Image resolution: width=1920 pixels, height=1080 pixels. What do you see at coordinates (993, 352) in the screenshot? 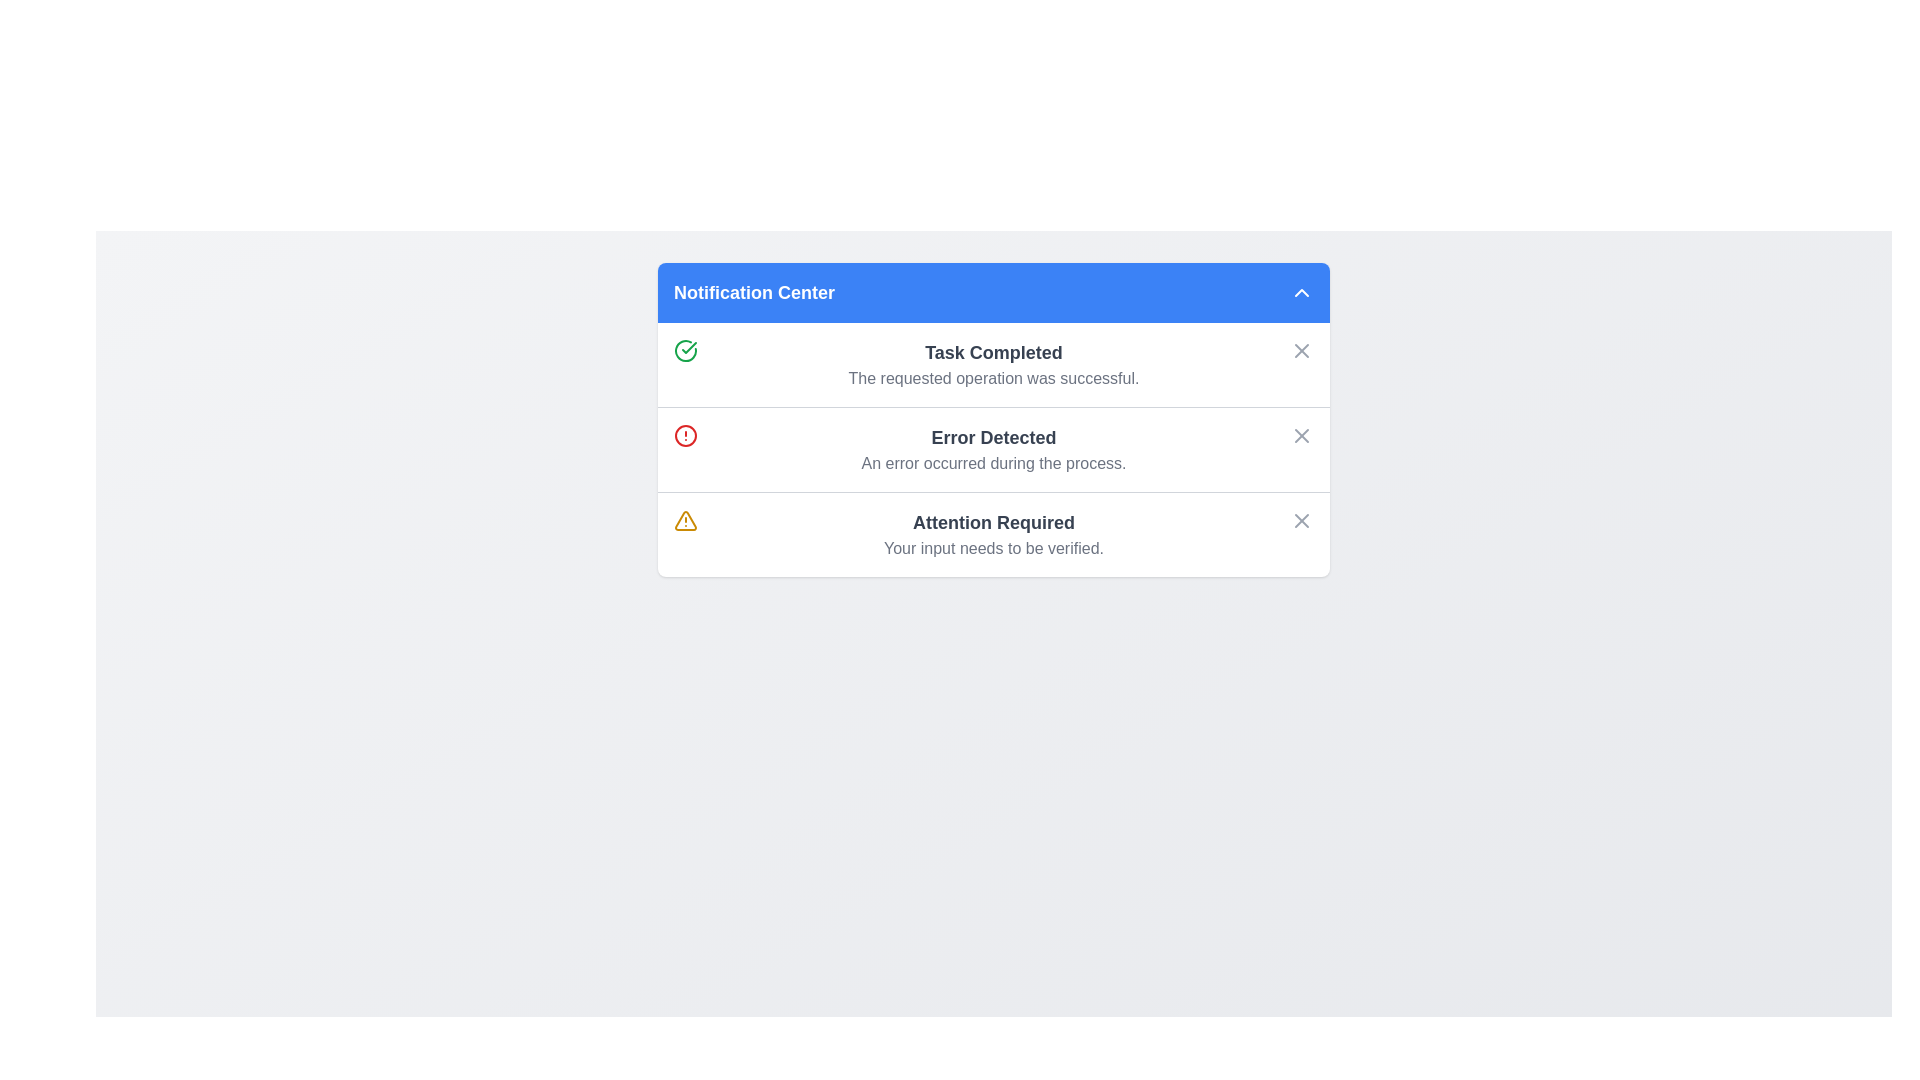
I see `text displayed in the bold 'Task Completed' label at the top of the notification entry in the Notification Center` at bounding box center [993, 352].